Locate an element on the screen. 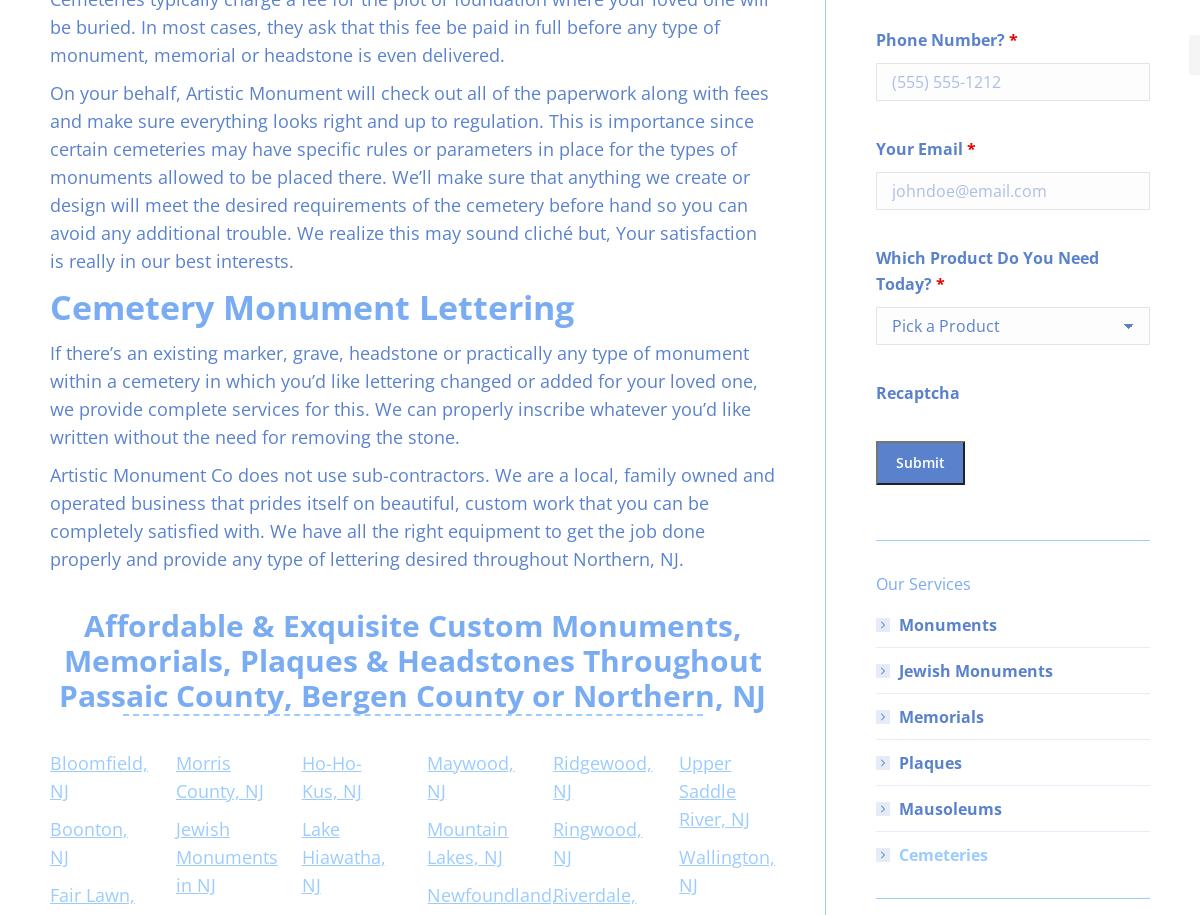 The image size is (1200, 915). 'Cemetery Monument Lettering' is located at coordinates (312, 306).